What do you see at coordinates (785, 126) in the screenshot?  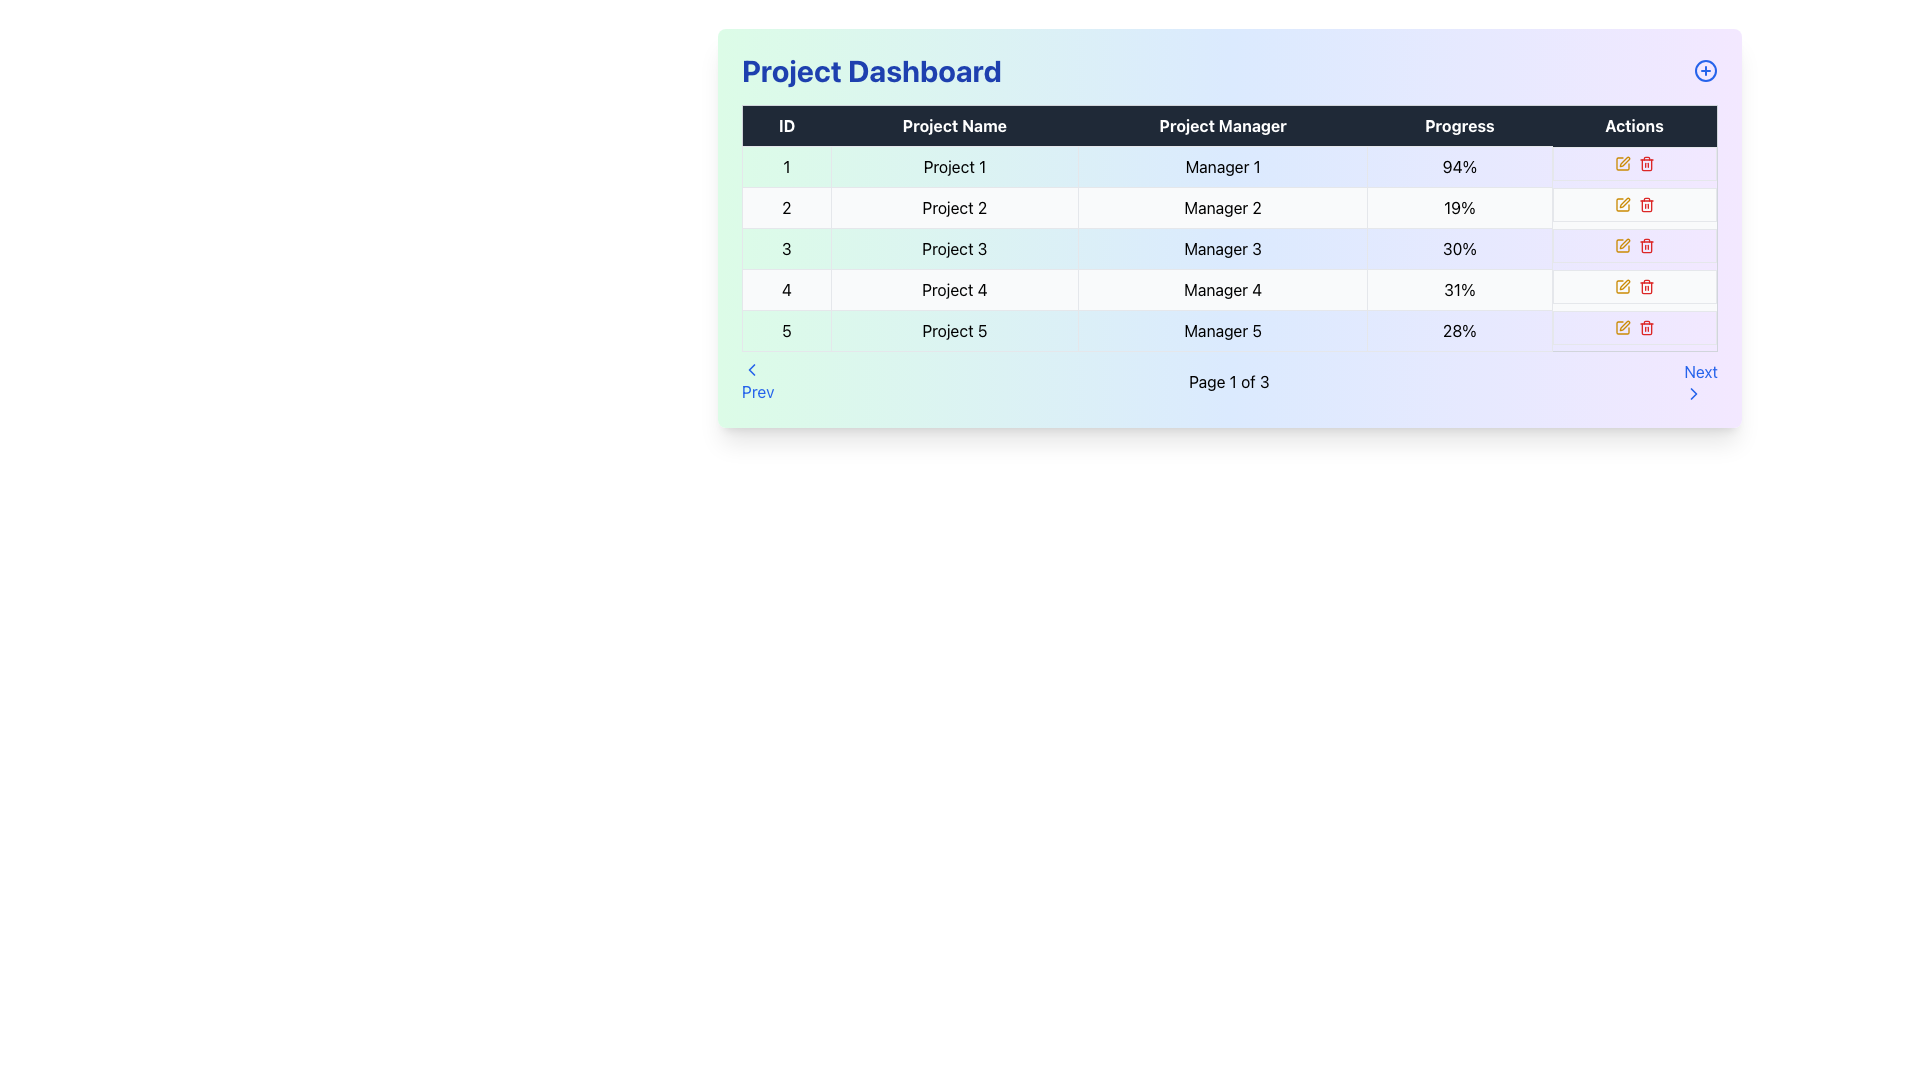 I see `the column header for ID data in the table` at bounding box center [785, 126].